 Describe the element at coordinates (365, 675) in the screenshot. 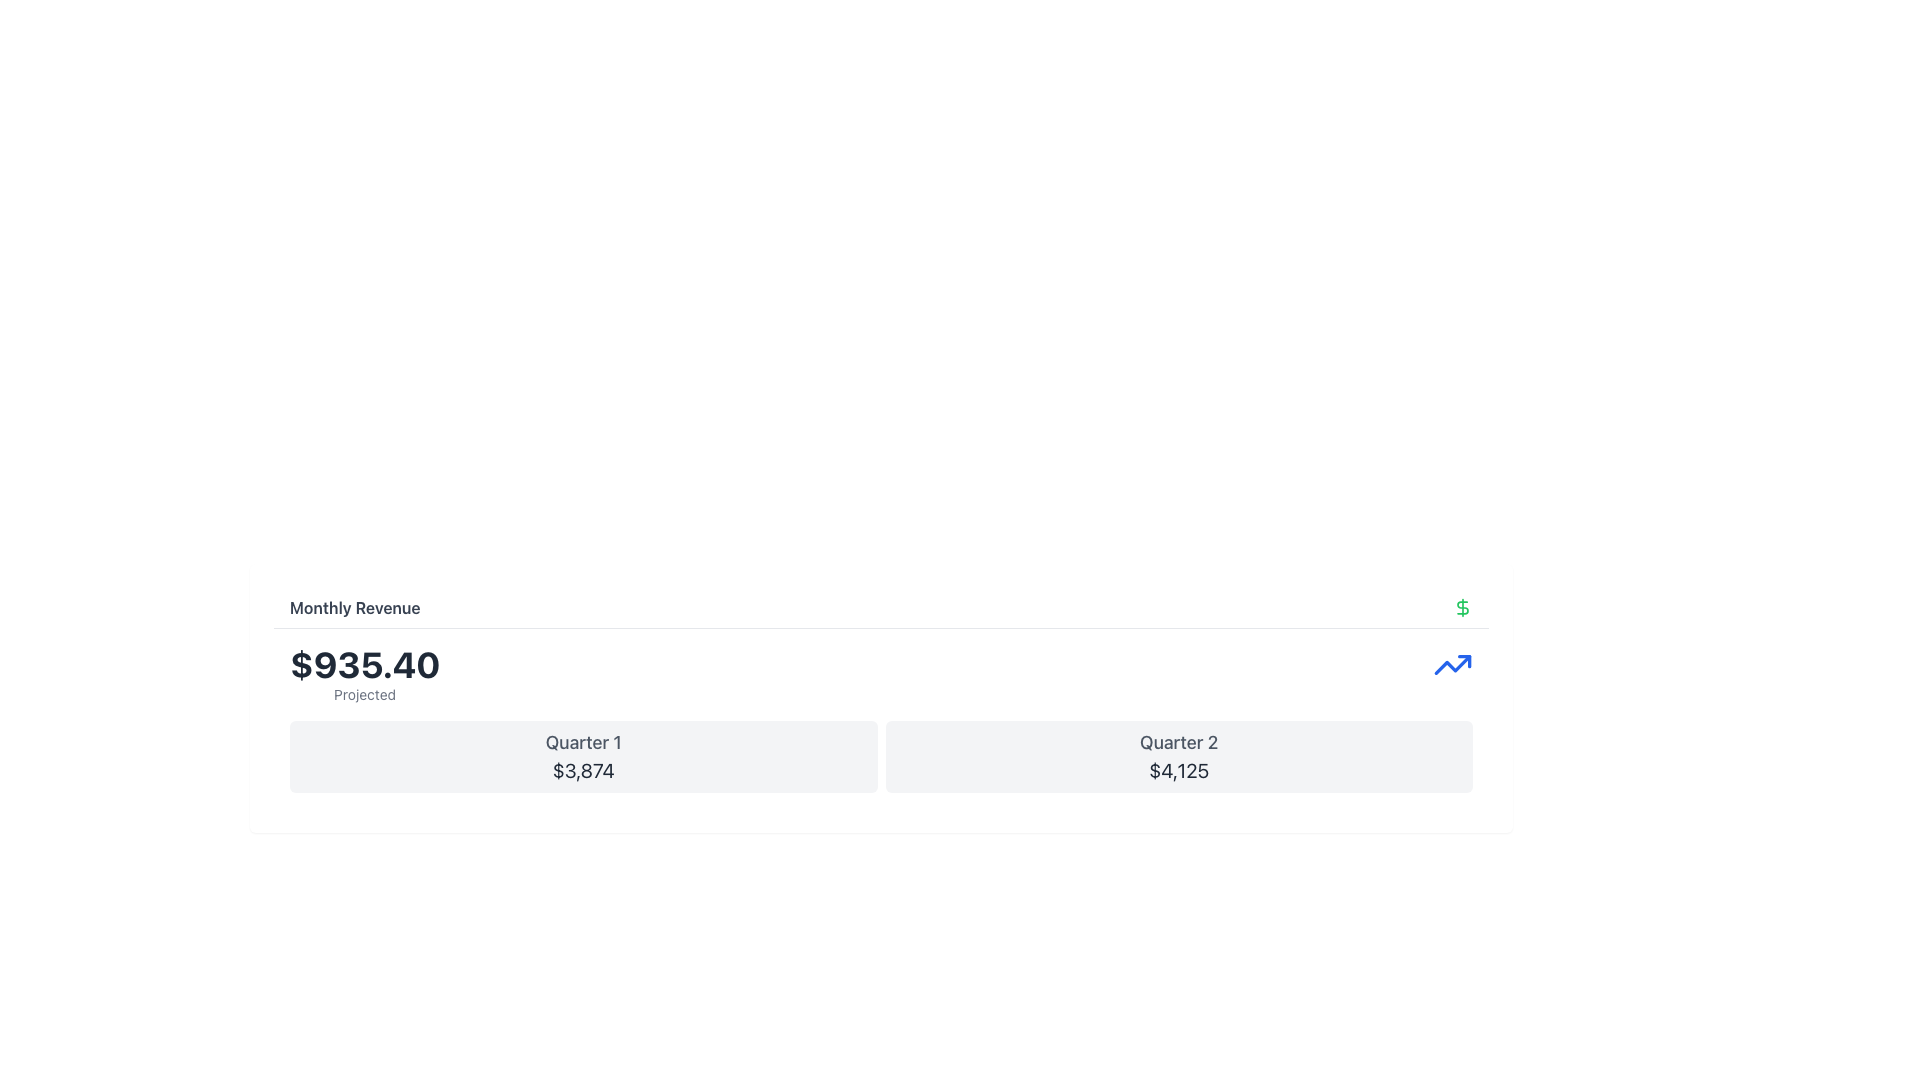

I see `the text label displaying the amount '$935.40' and the word 'Projected' located under the heading 'Monthly Revenue'` at that location.